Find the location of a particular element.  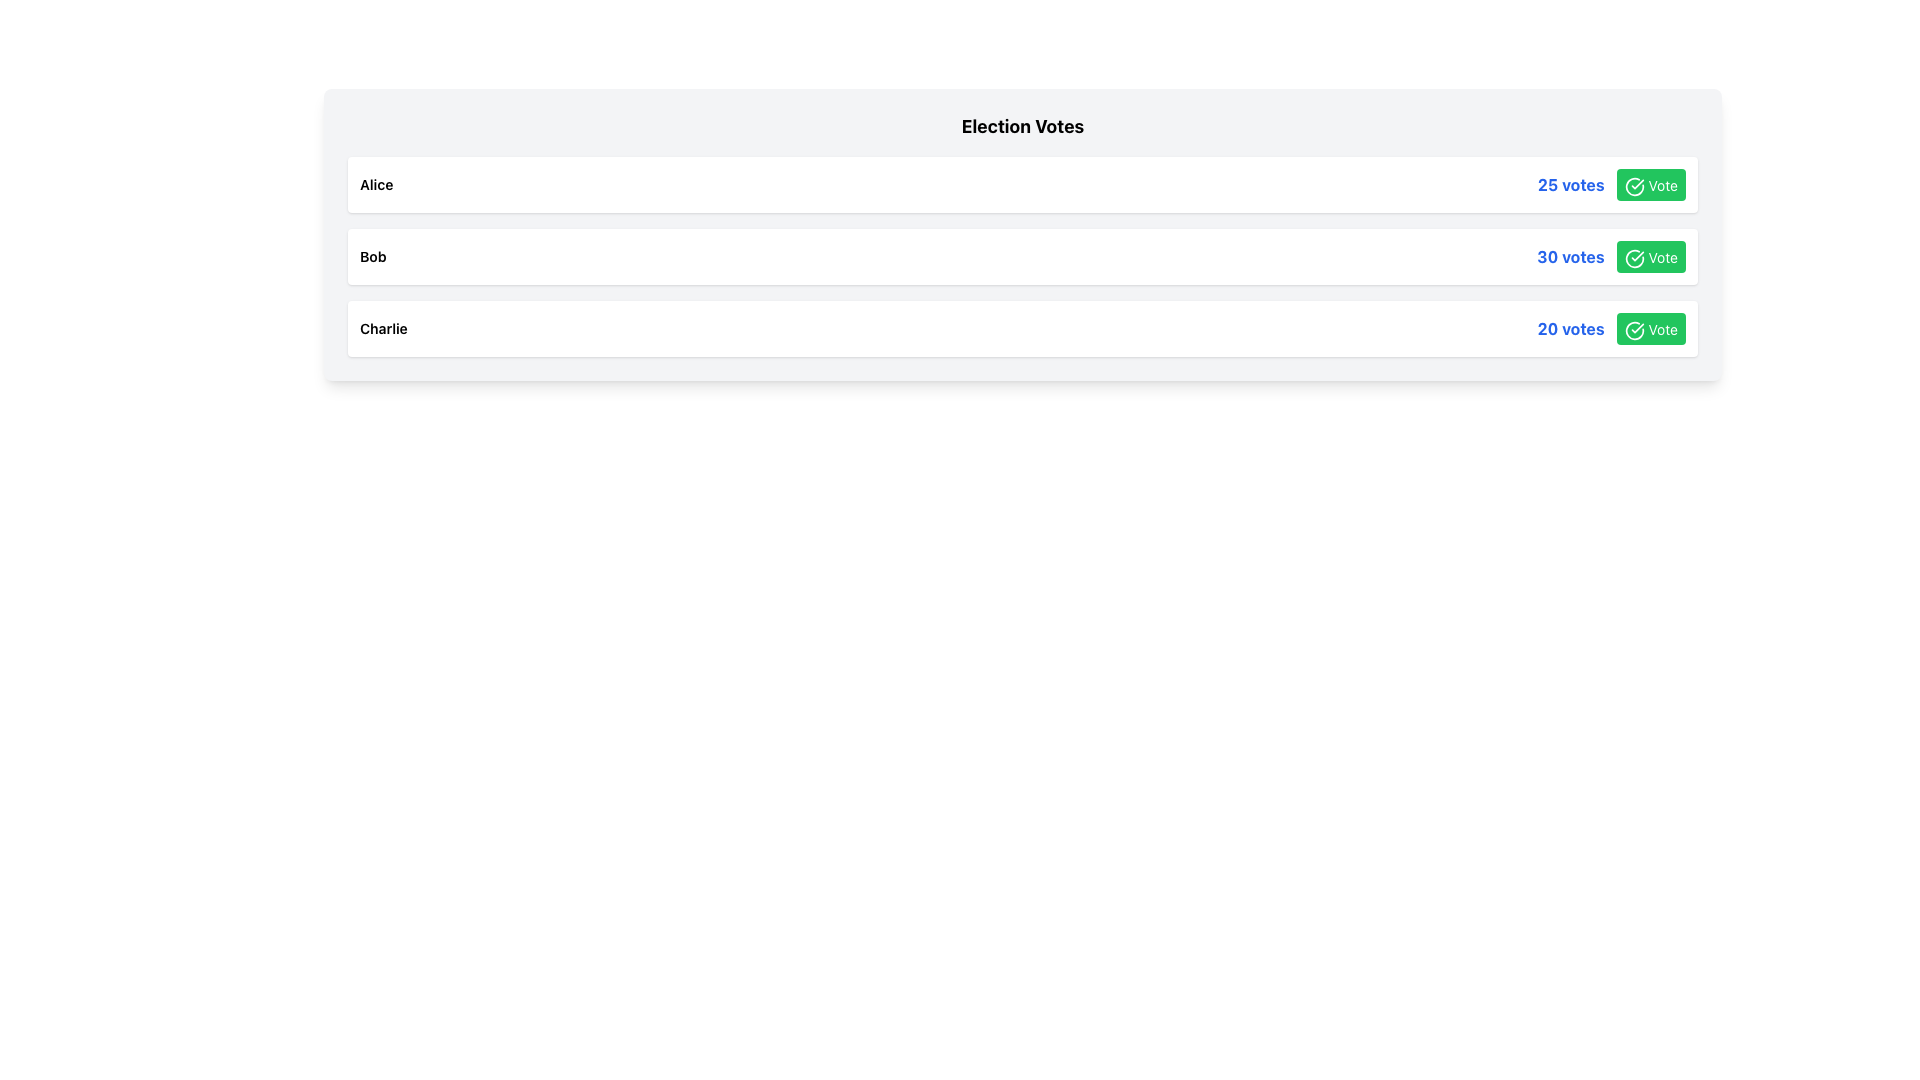

the SVG graphic within the 'Vote' button located in the first row of the list-style interface to signify its actionability is located at coordinates (1634, 186).